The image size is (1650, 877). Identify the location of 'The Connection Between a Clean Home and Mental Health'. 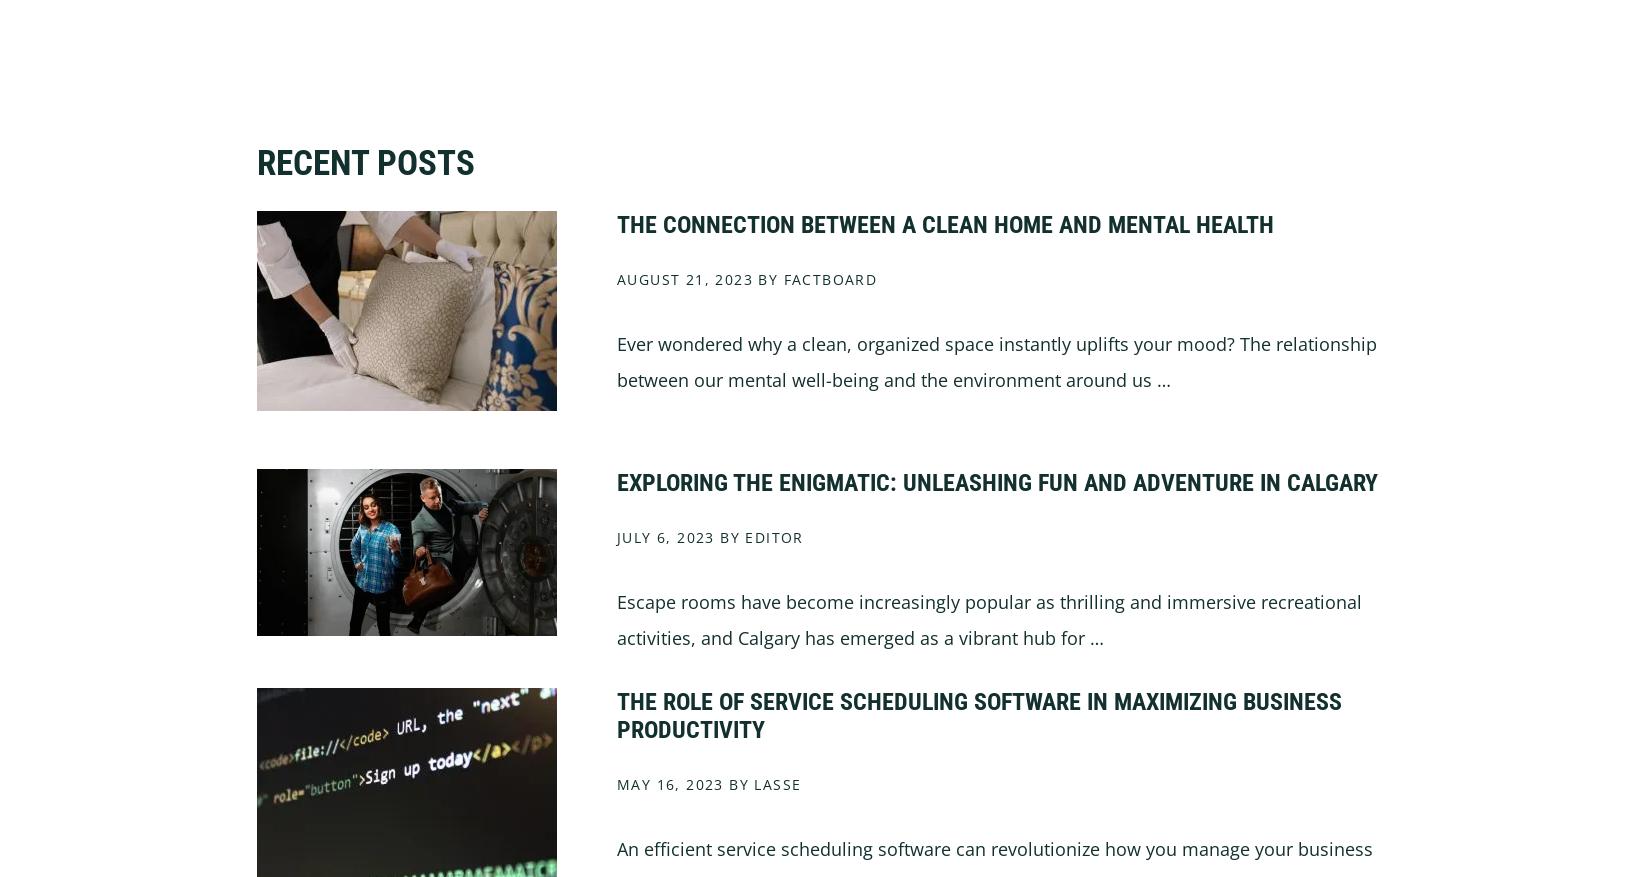
(615, 222).